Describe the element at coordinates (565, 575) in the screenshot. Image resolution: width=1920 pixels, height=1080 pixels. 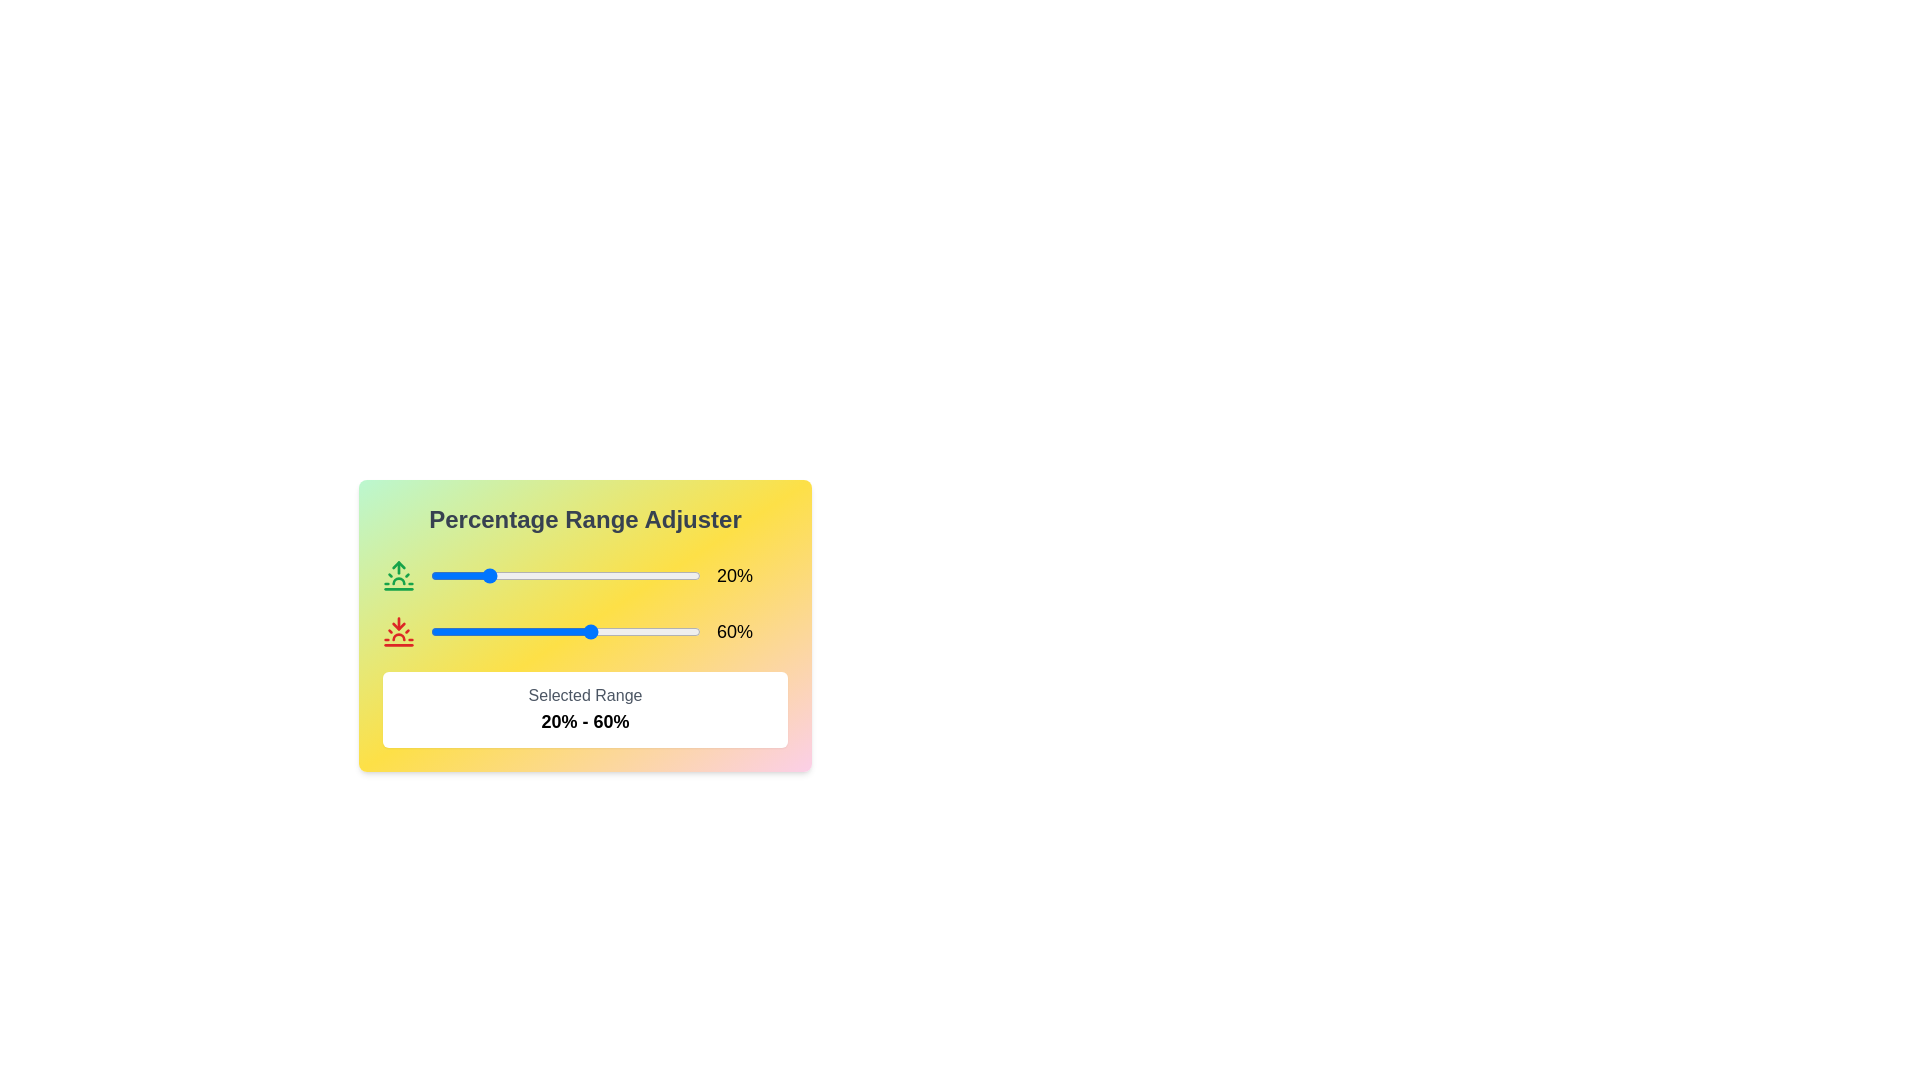
I see `the horizontal range slider in the 'Percentage Range Adjuster' panel to potentially view tooltips, specifically the slider with a blue circle-shaped handle at 20% and a percentage label '20%' to its right` at that location.